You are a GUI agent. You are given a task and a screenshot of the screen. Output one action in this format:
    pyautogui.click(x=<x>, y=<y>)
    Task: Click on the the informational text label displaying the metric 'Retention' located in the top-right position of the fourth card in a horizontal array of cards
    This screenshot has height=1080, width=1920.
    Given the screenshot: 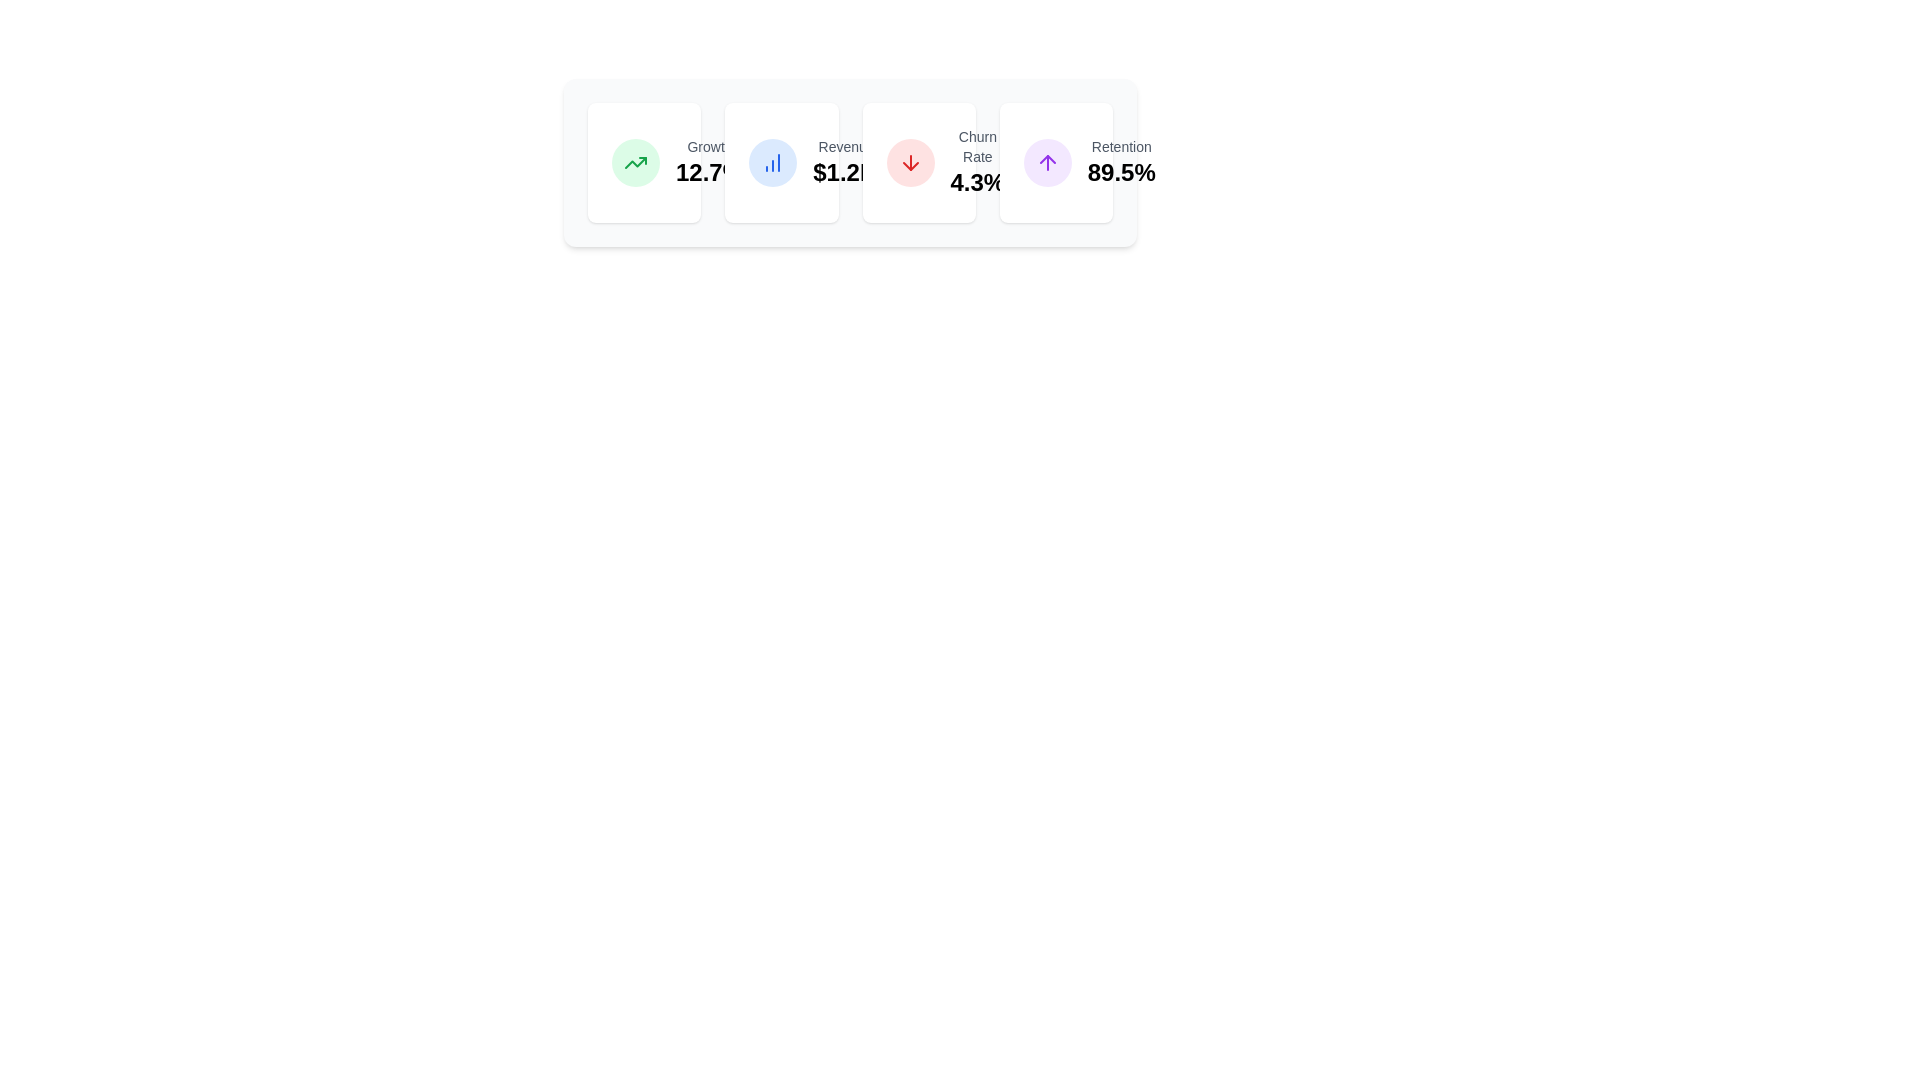 What is the action you would take?
    pyautogui.click(x=1121, y=161)
    